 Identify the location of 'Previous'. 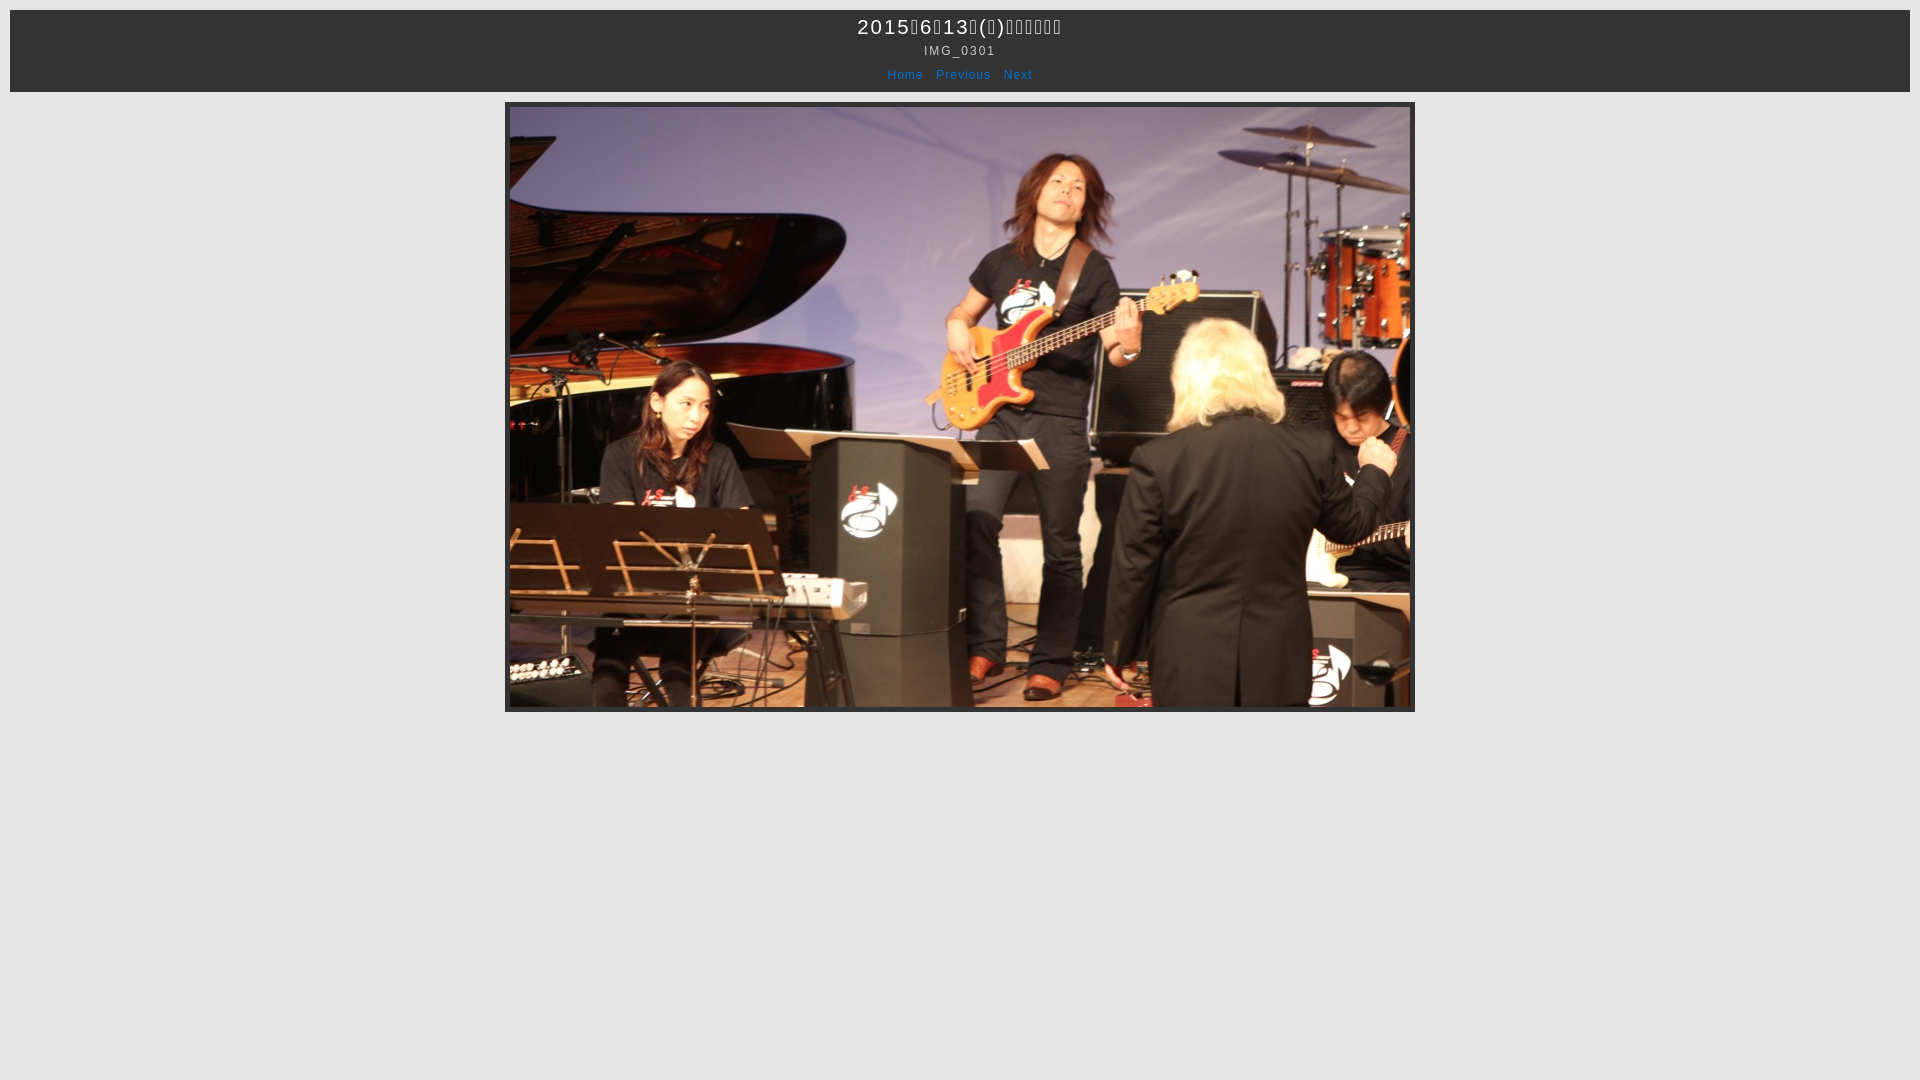
(963, 73).